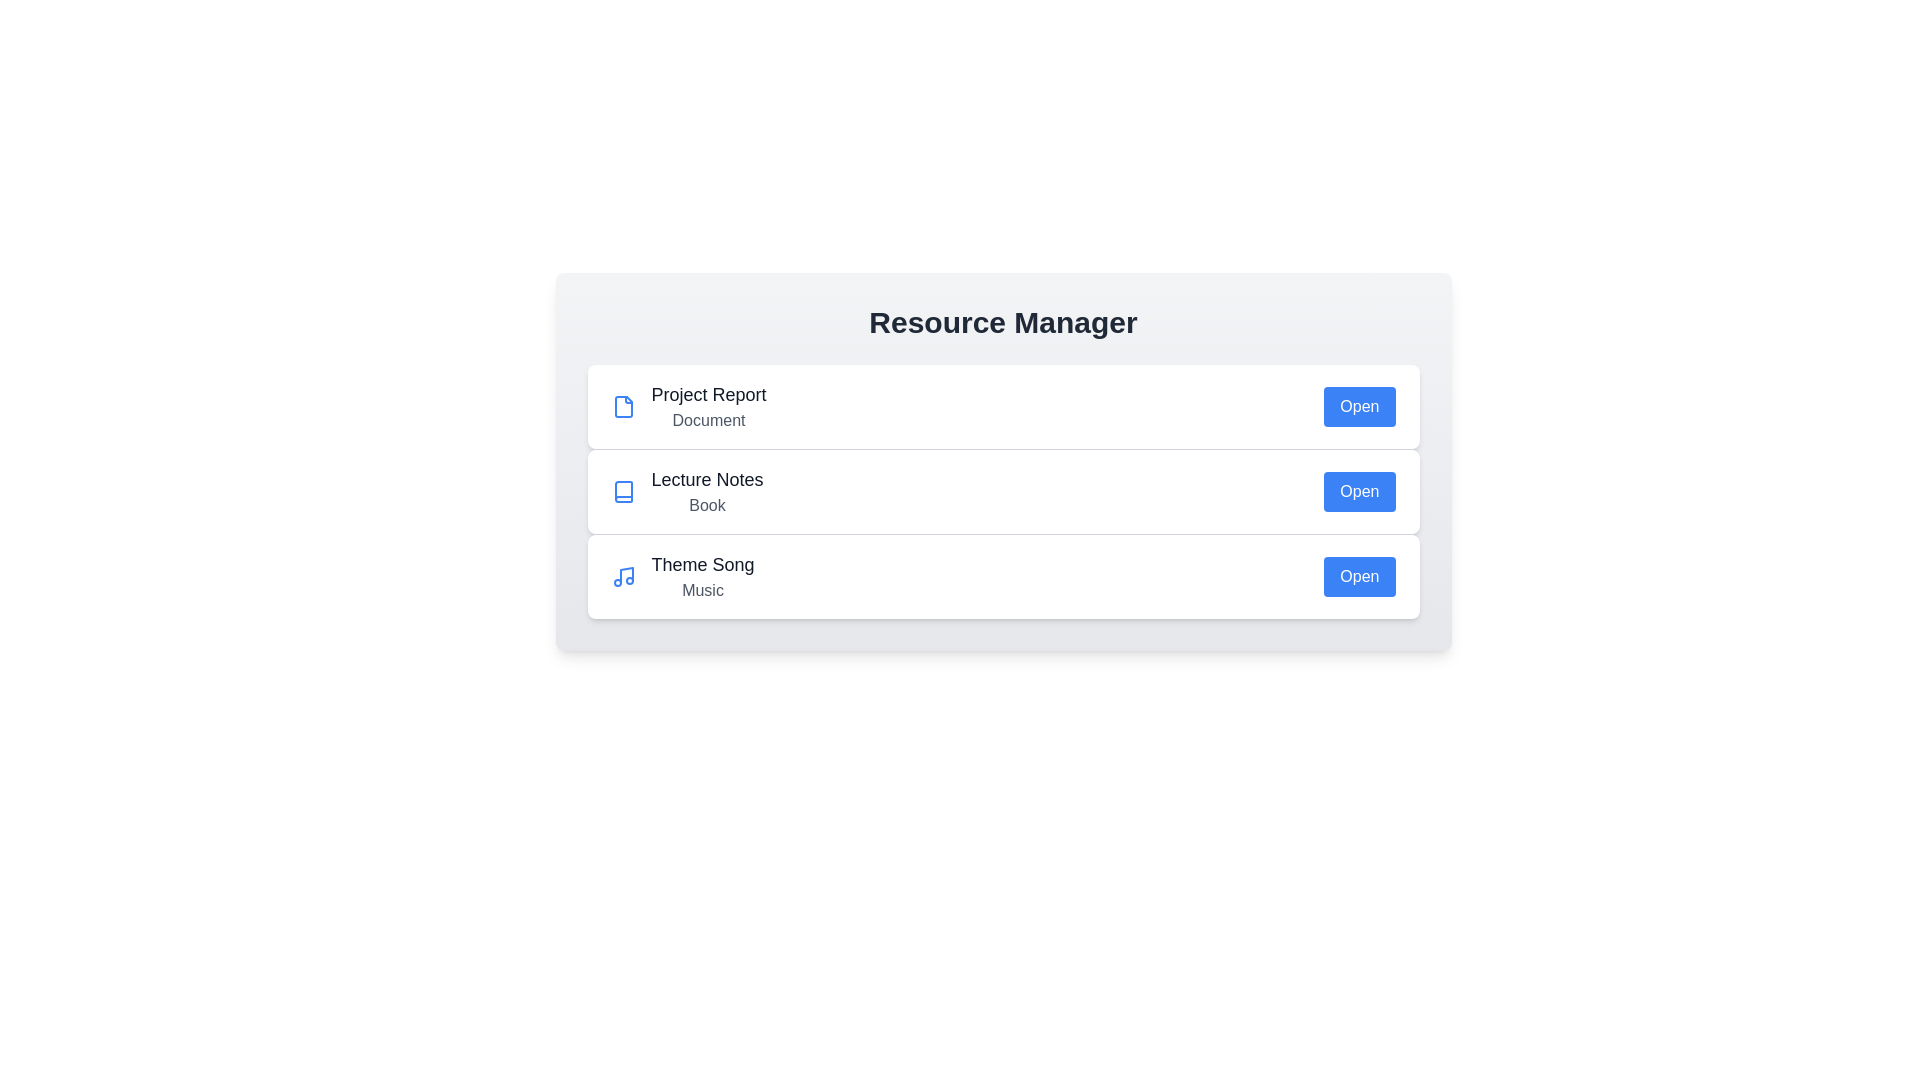 The image size is (1920, 1080). What do you see at coordinates (1003, 406) in the screenshot?
I see `the resource item Project Report to reveal its hover state` at bounding box center [1003, 406].